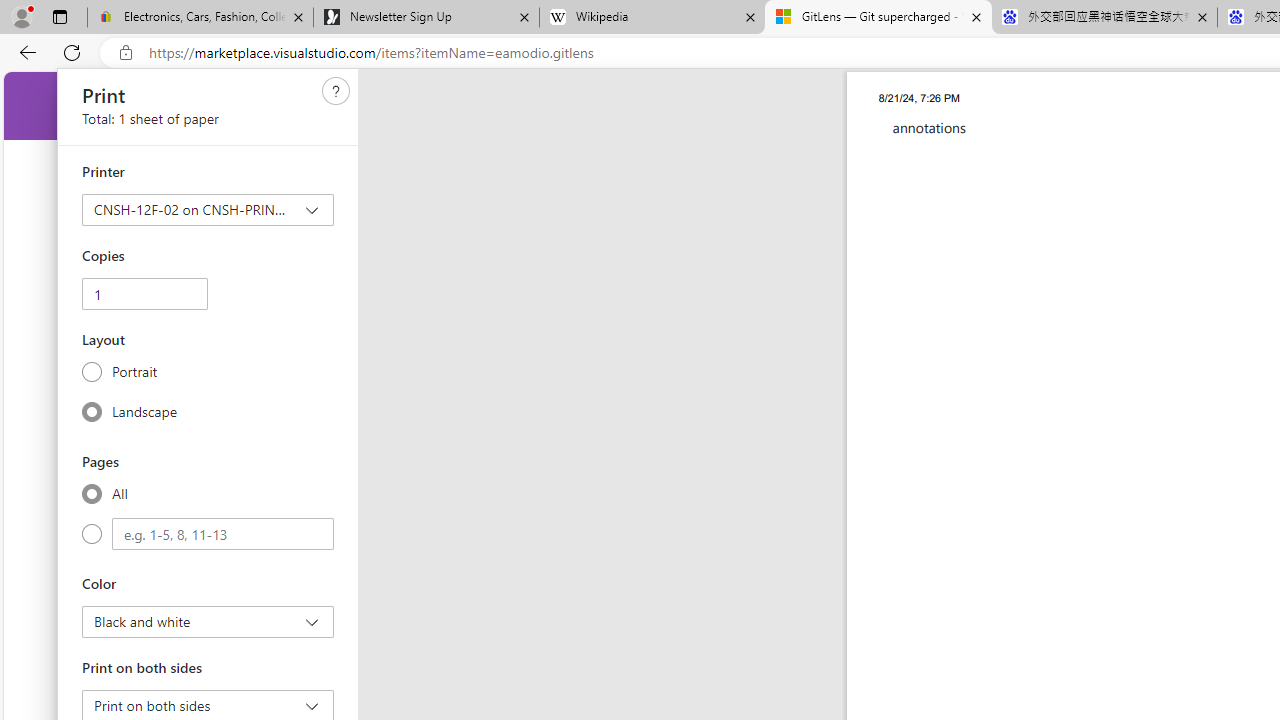  Describe the element at coordinates (91, 533) in the screenshot. I see `'Custom'` at that location.